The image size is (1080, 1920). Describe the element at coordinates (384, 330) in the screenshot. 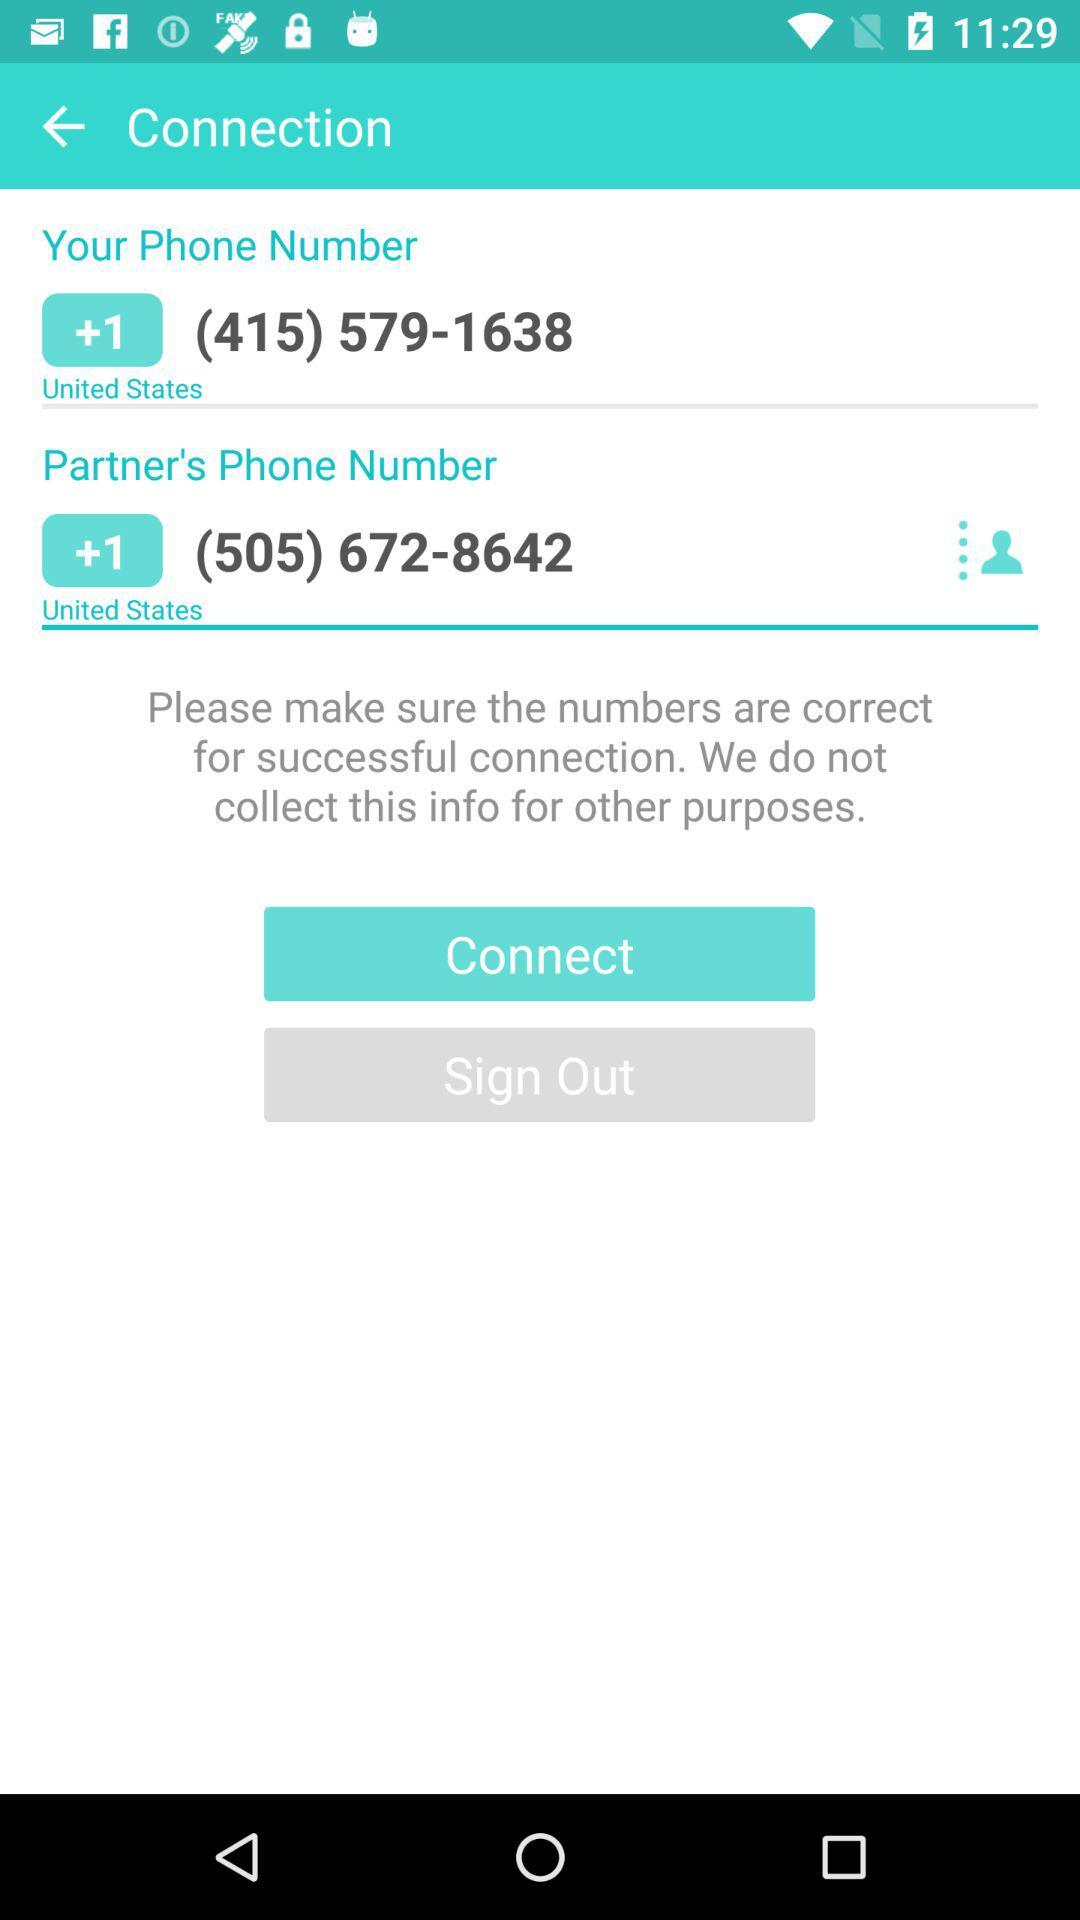

I see `the (415) 579-1638 item` at that location.